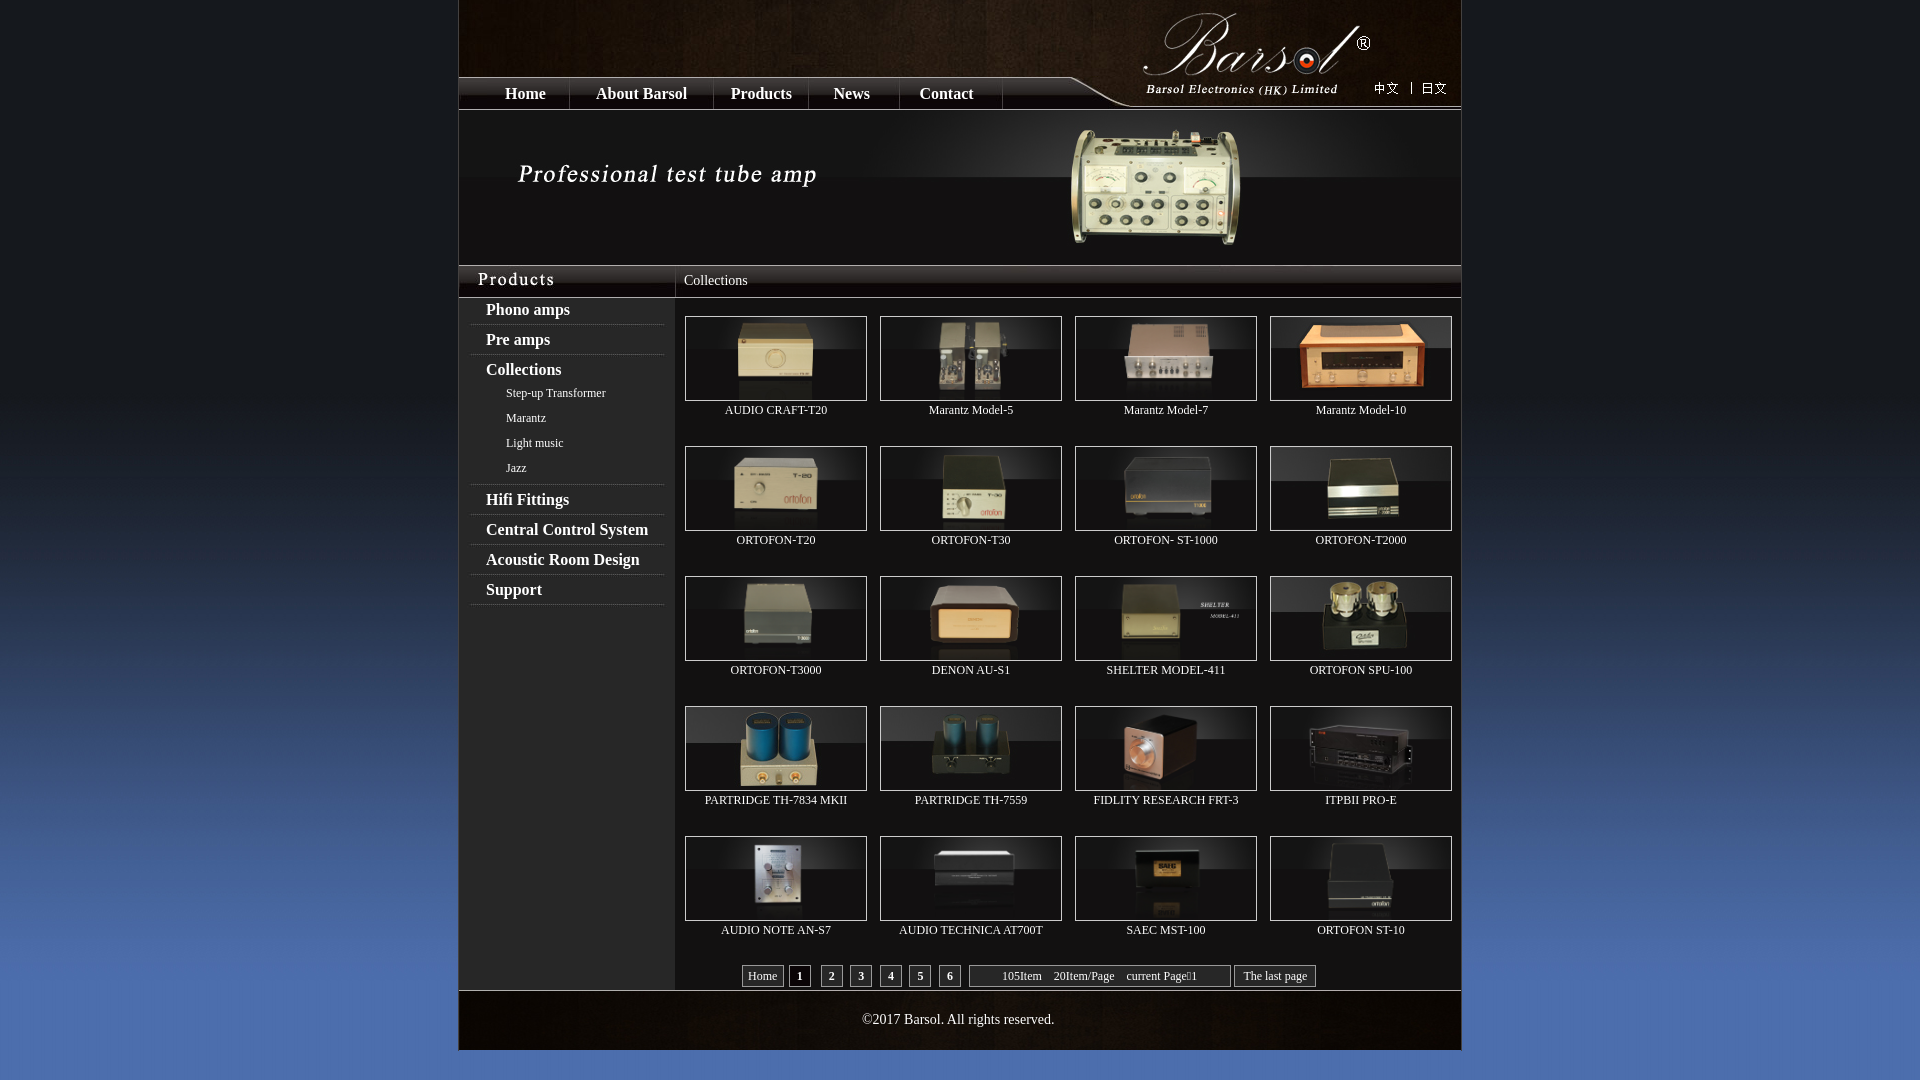  I want to click on 'AUDIO CRAFT-T20', so click(775, 408).